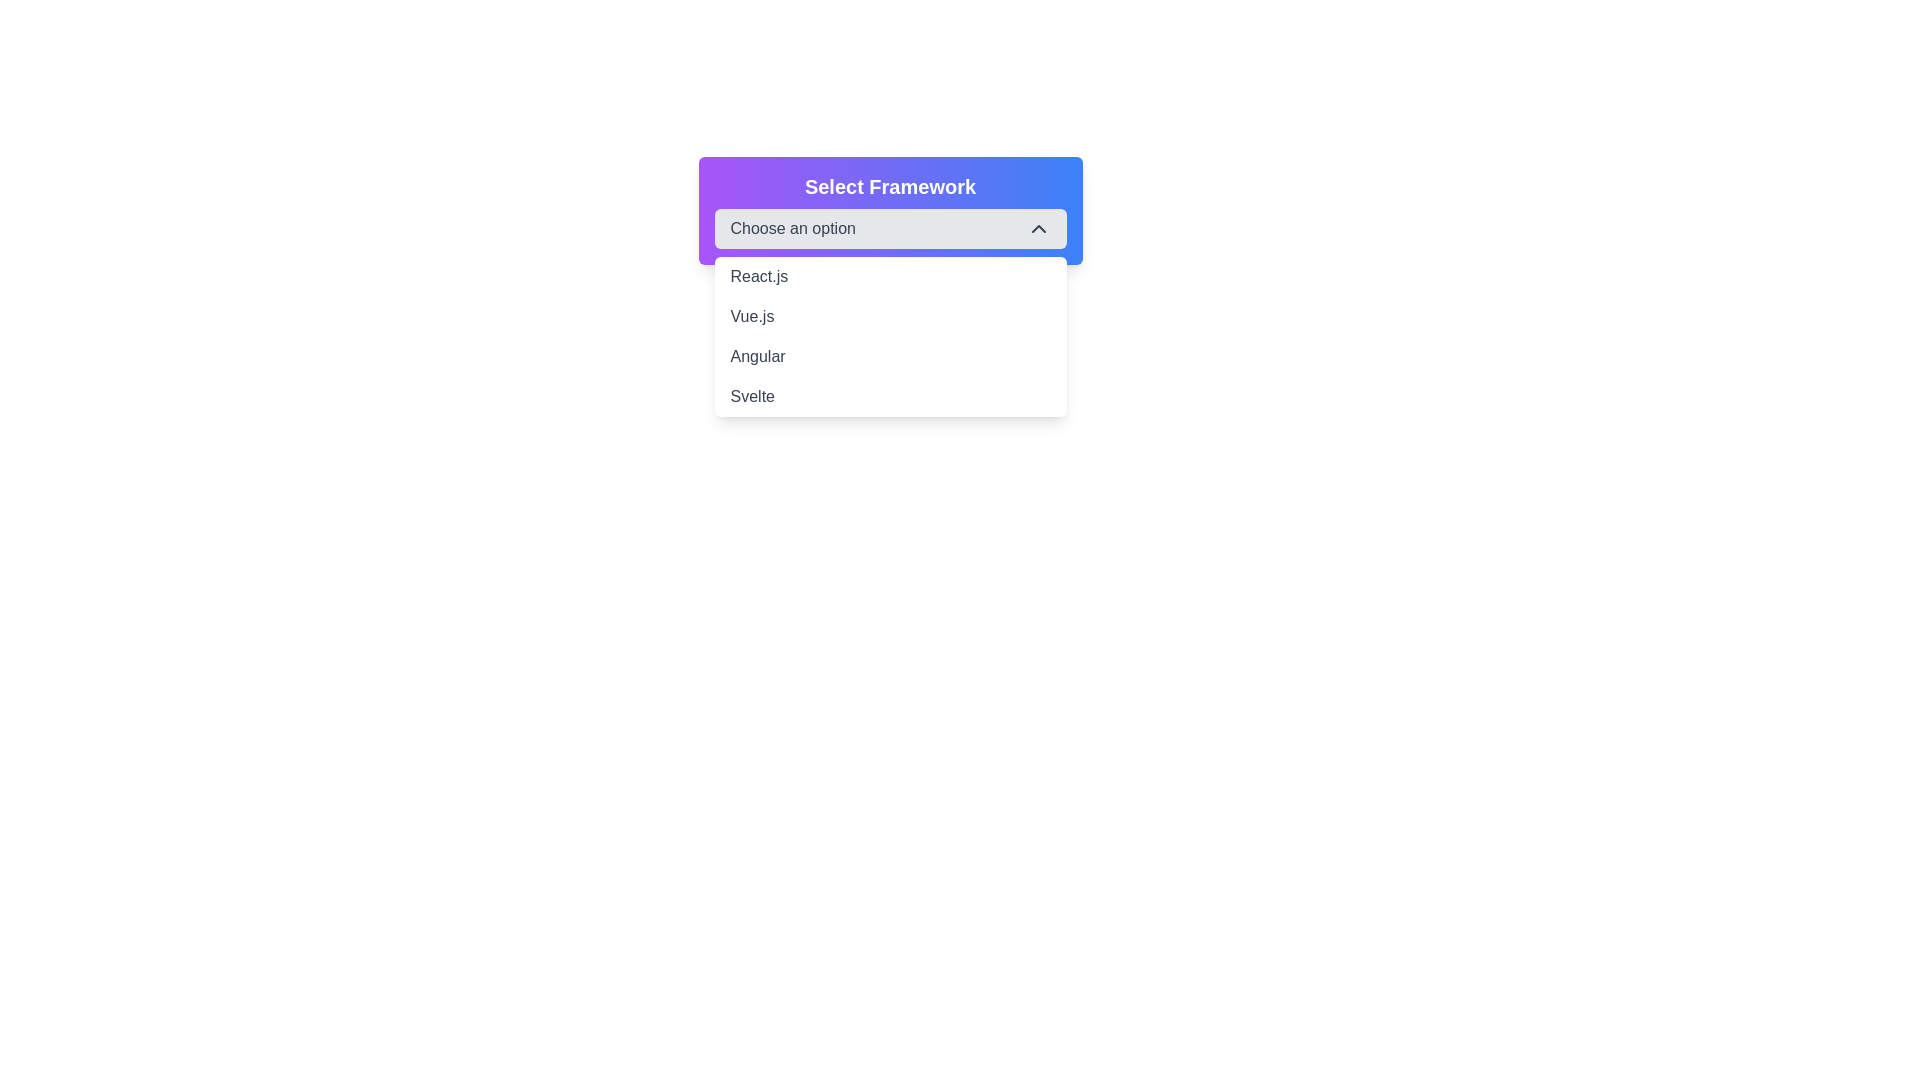 The height and width of the screenshot is (1080, 1920). Describe the element at coordinates (889, 356) in the screenshot. I see `the 'Angular' menu option in the dropdown list` at that location.